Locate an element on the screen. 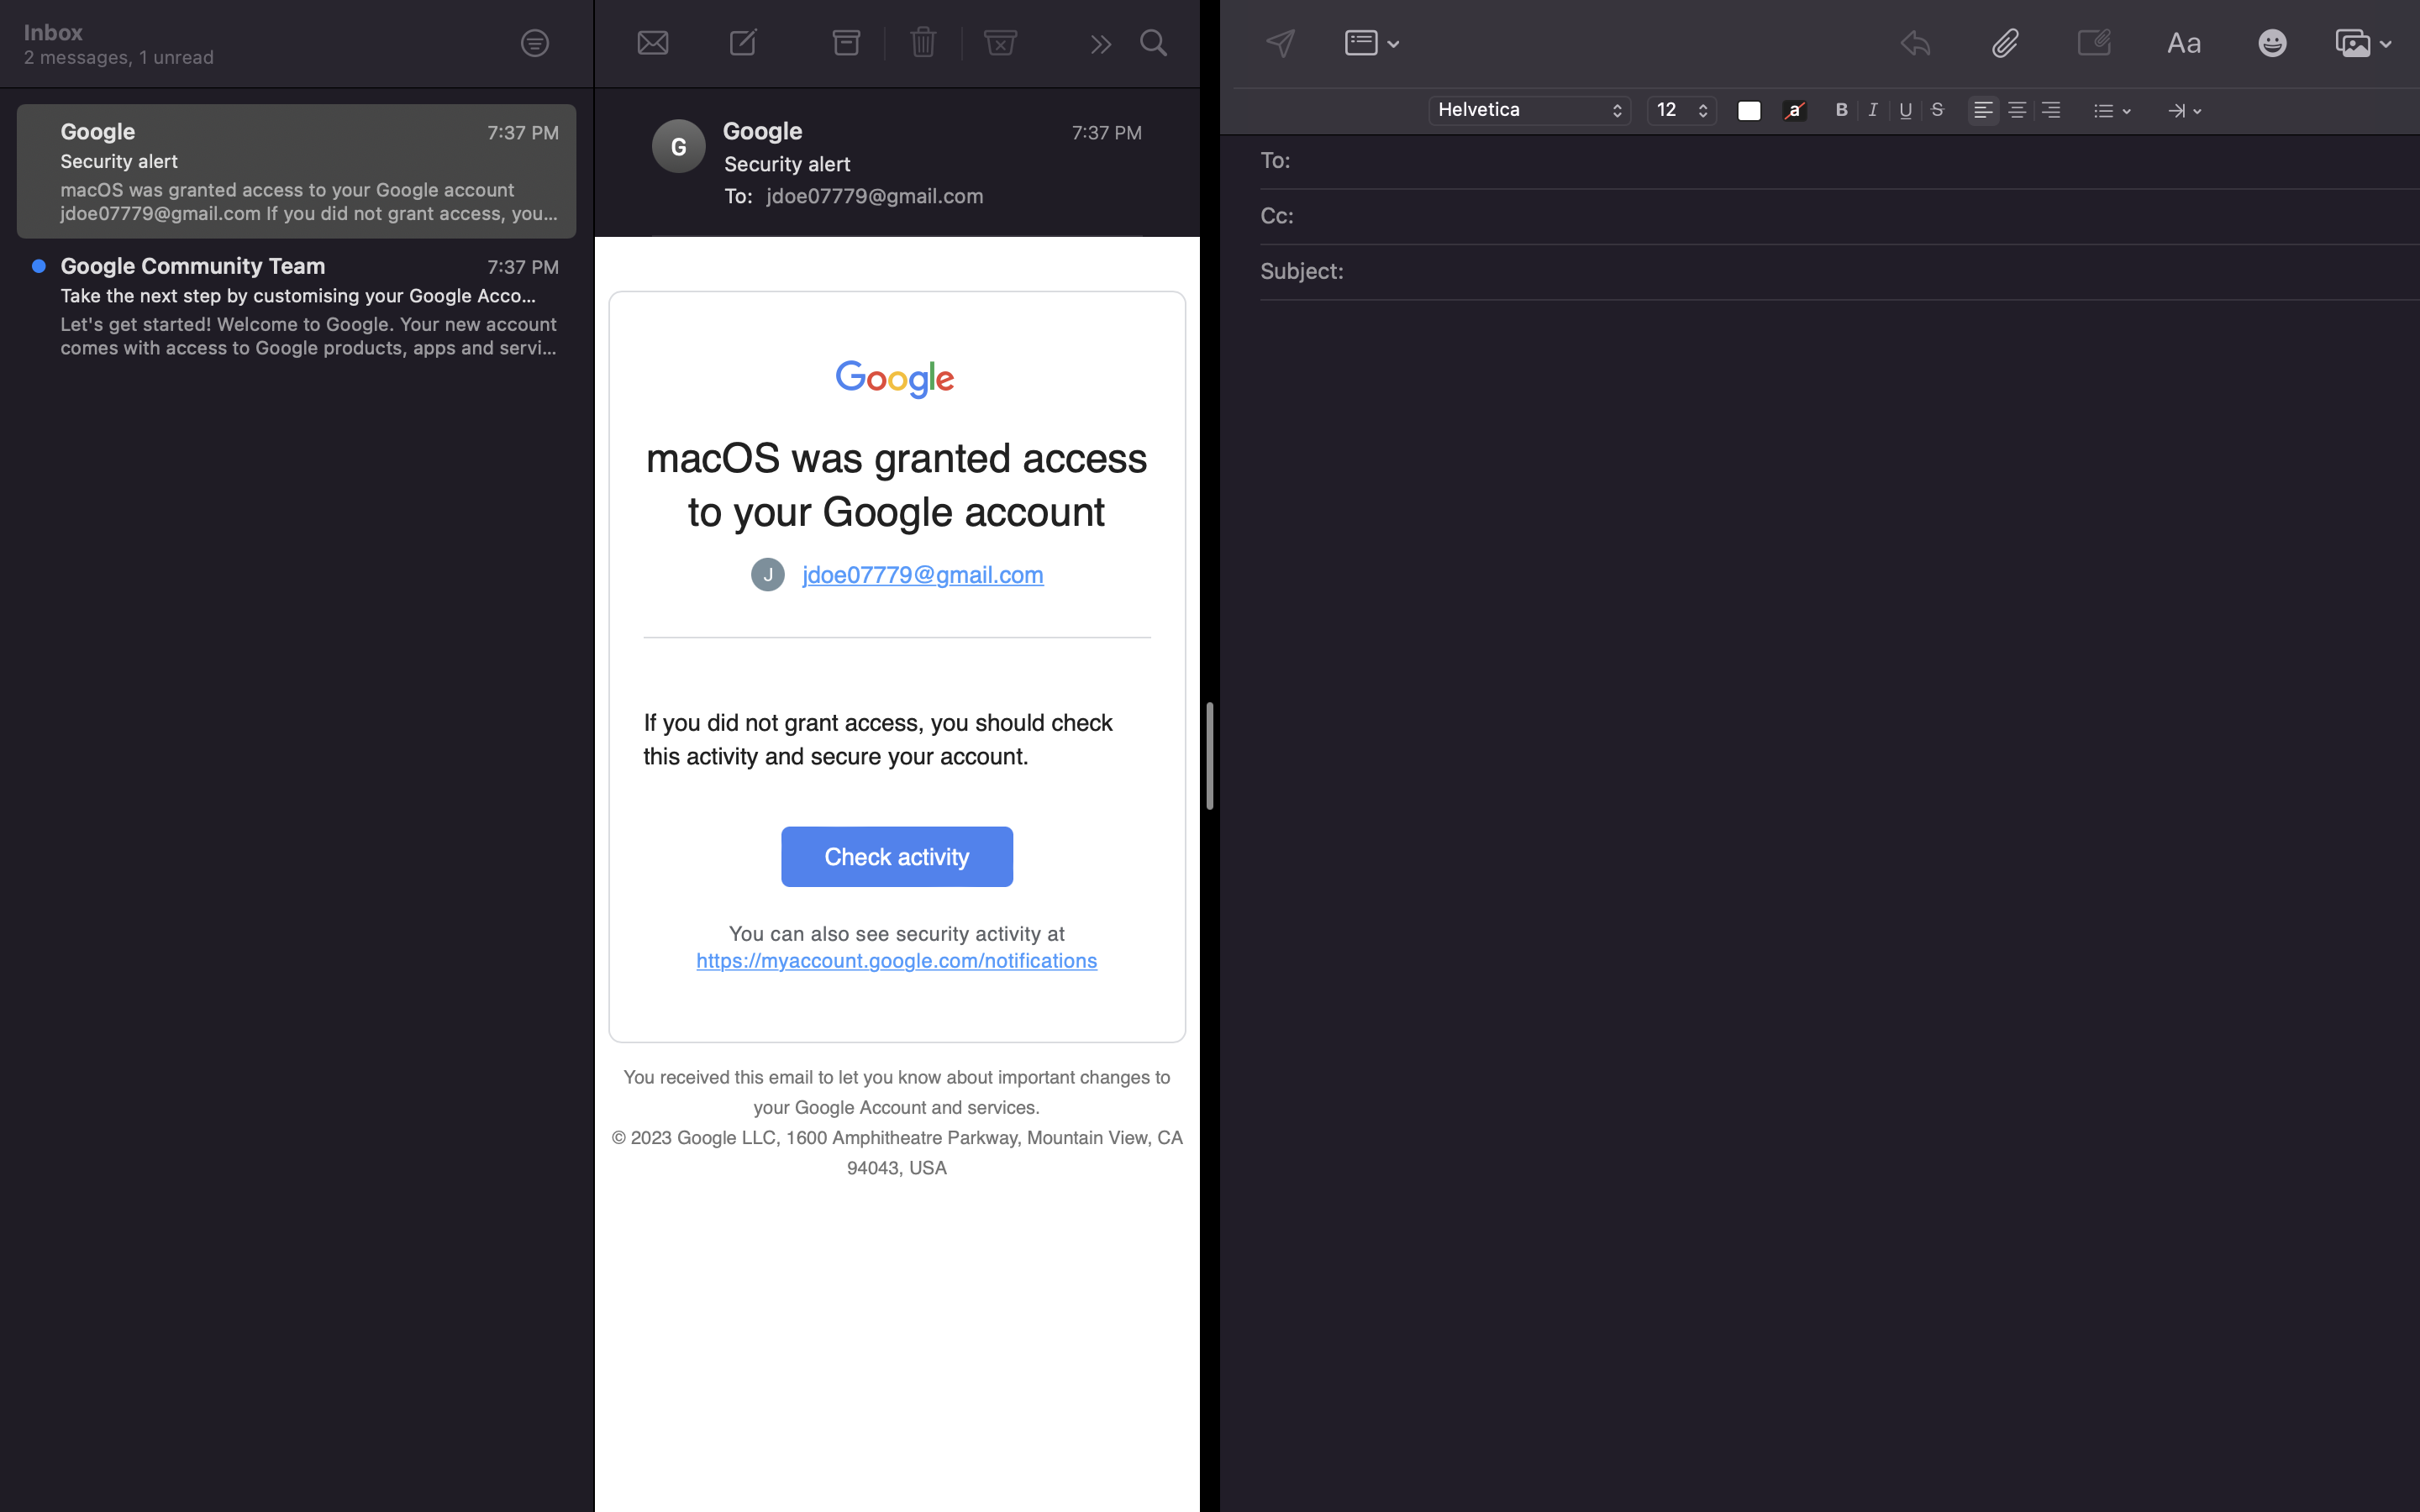 Image resolution: width=2420 pixels, height=1512 pixels. Put "john@gmail.com" in the receiving address box for the email is located at coordinates (1854, 162).